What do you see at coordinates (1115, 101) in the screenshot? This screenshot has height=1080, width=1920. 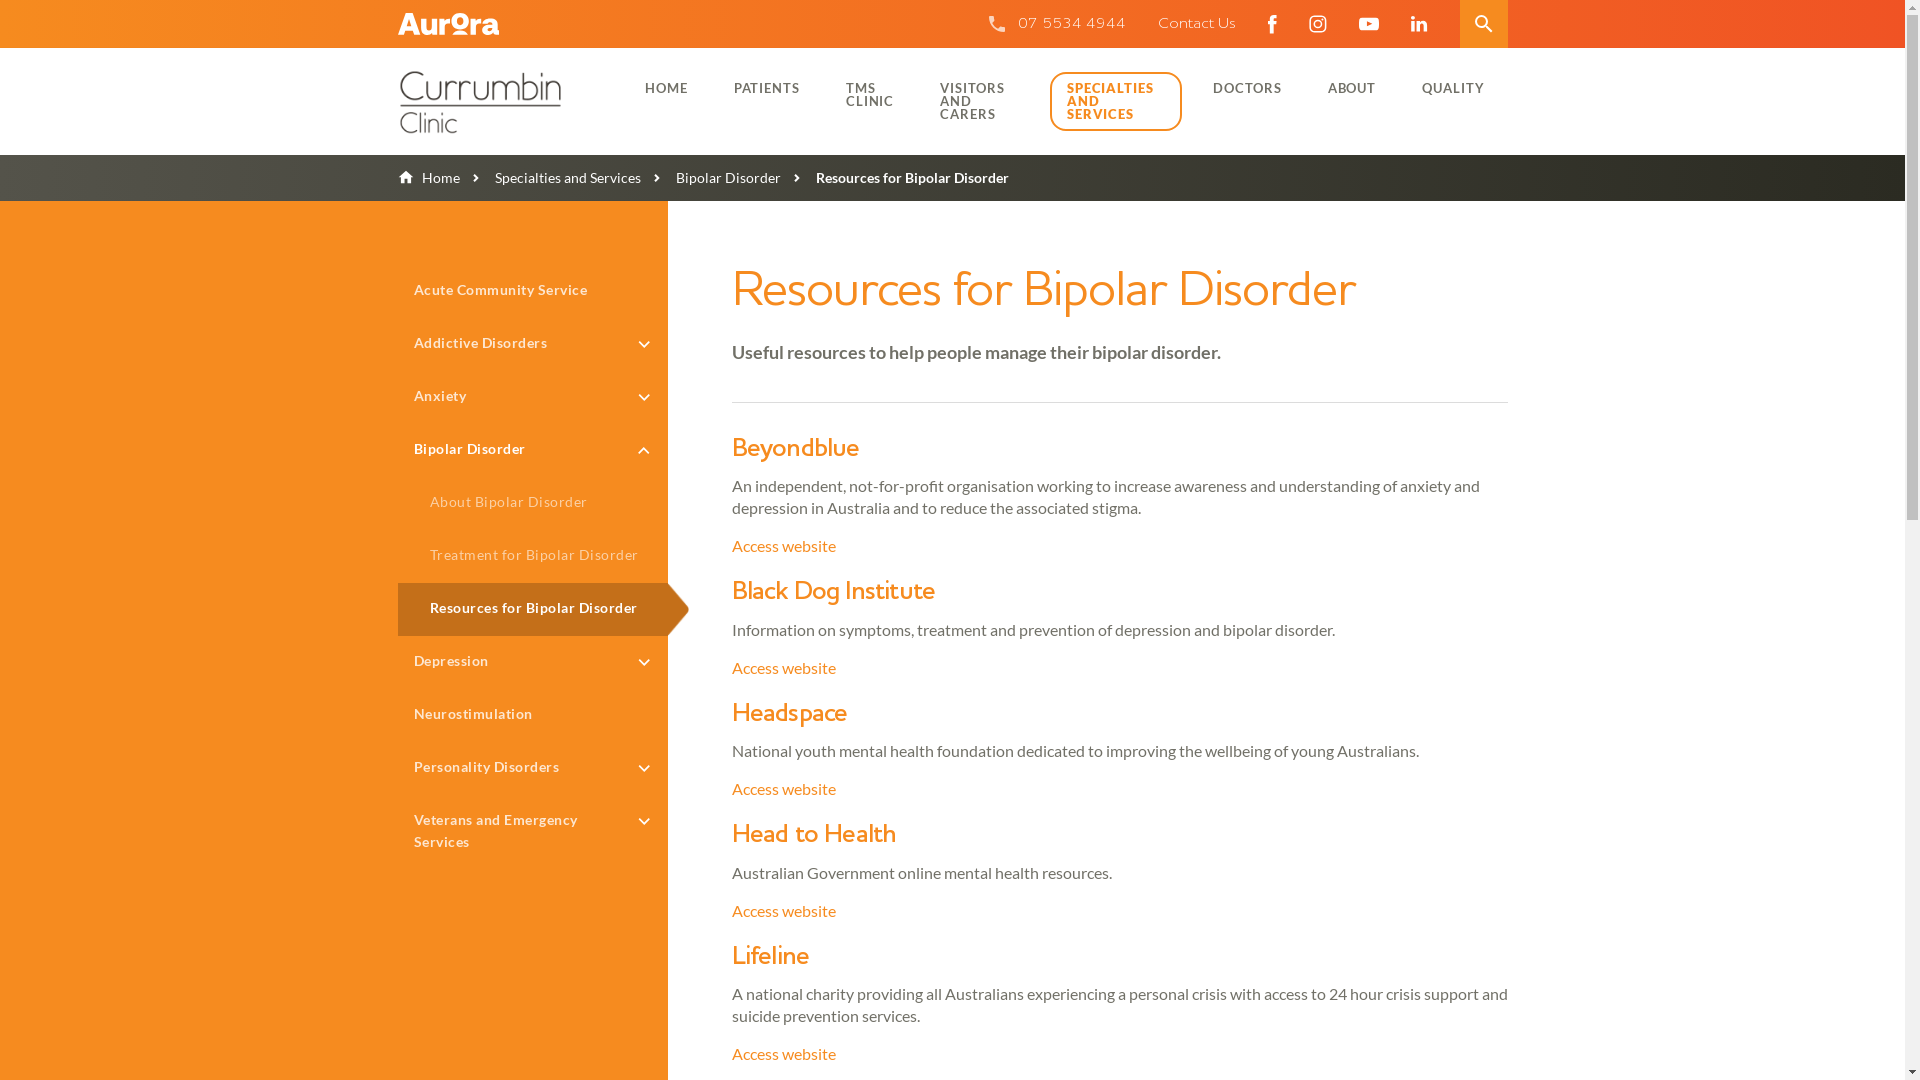 I see `'SPECIALTIES AND SERVICES` at bounding box center [1115, 101].